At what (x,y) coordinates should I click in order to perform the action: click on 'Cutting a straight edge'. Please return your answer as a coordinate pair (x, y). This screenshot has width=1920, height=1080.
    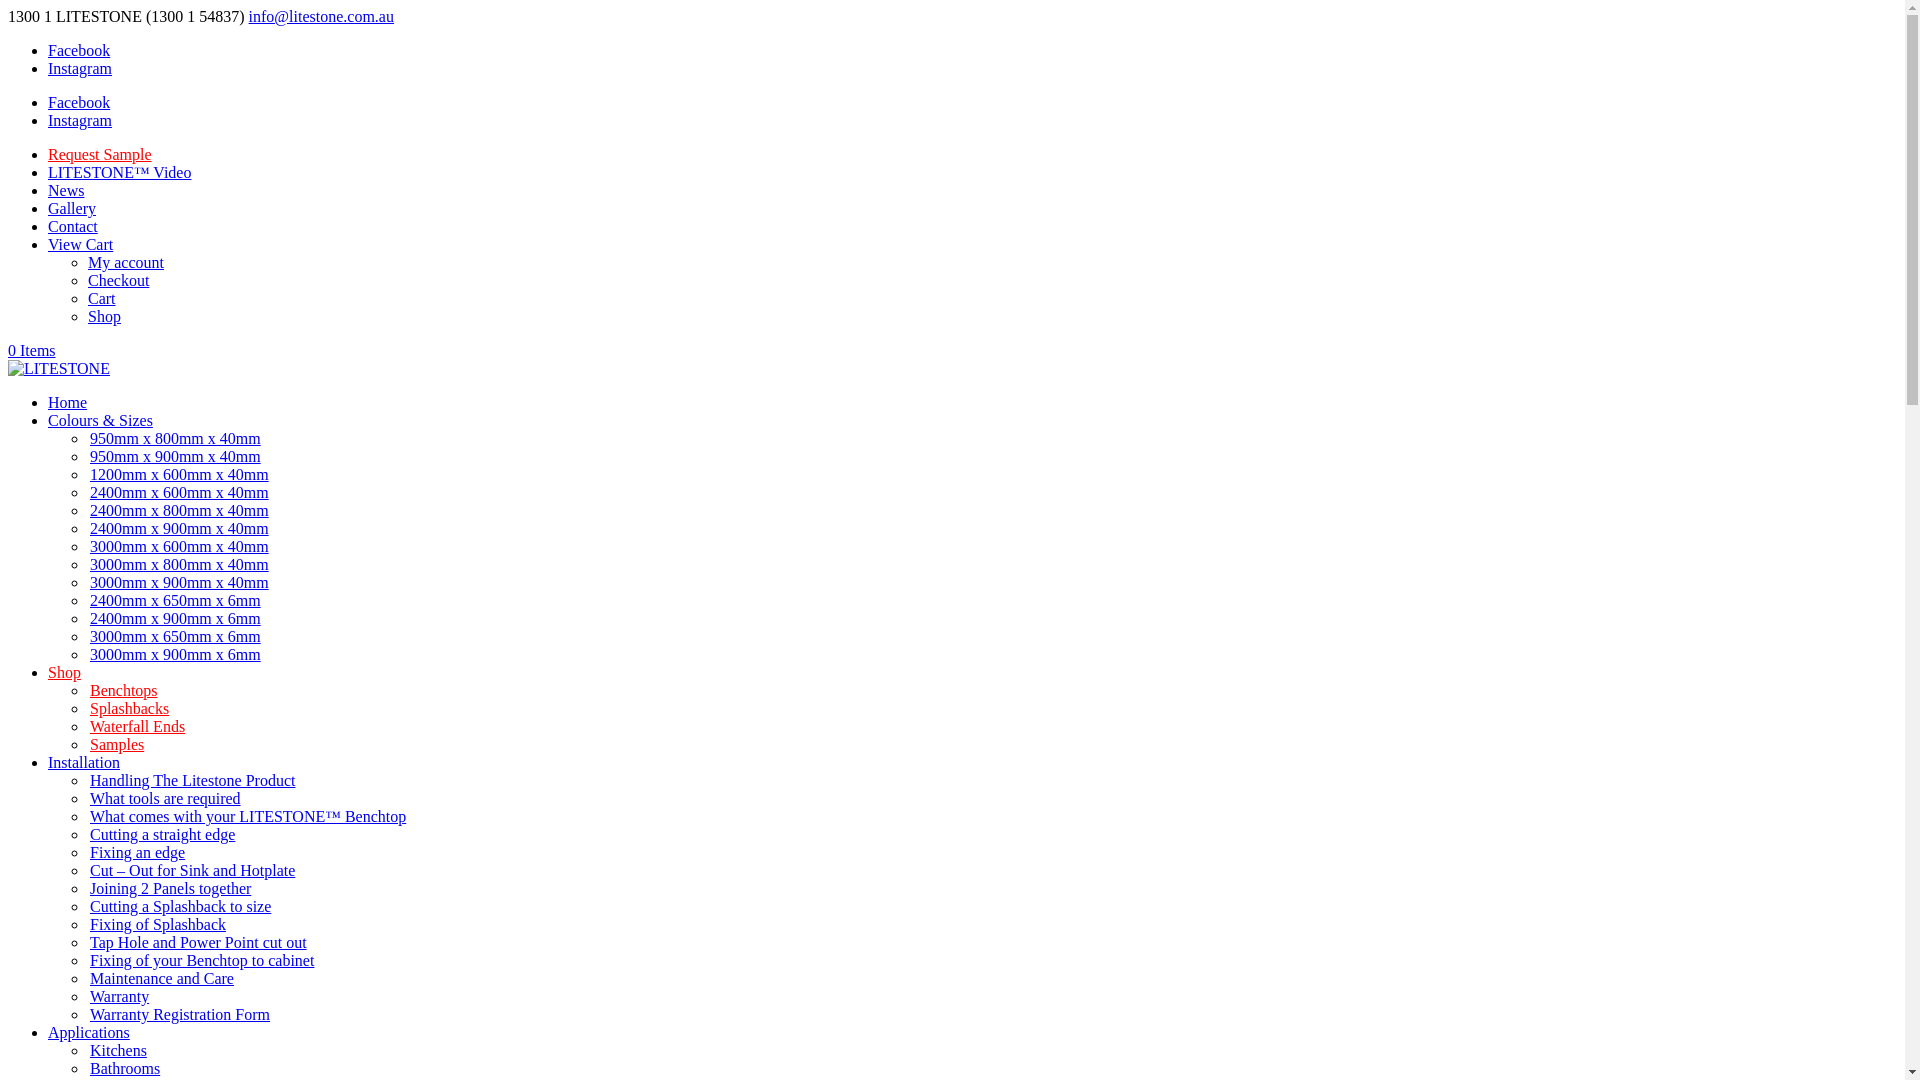
    Looking at the image, I should click on (162, 834).